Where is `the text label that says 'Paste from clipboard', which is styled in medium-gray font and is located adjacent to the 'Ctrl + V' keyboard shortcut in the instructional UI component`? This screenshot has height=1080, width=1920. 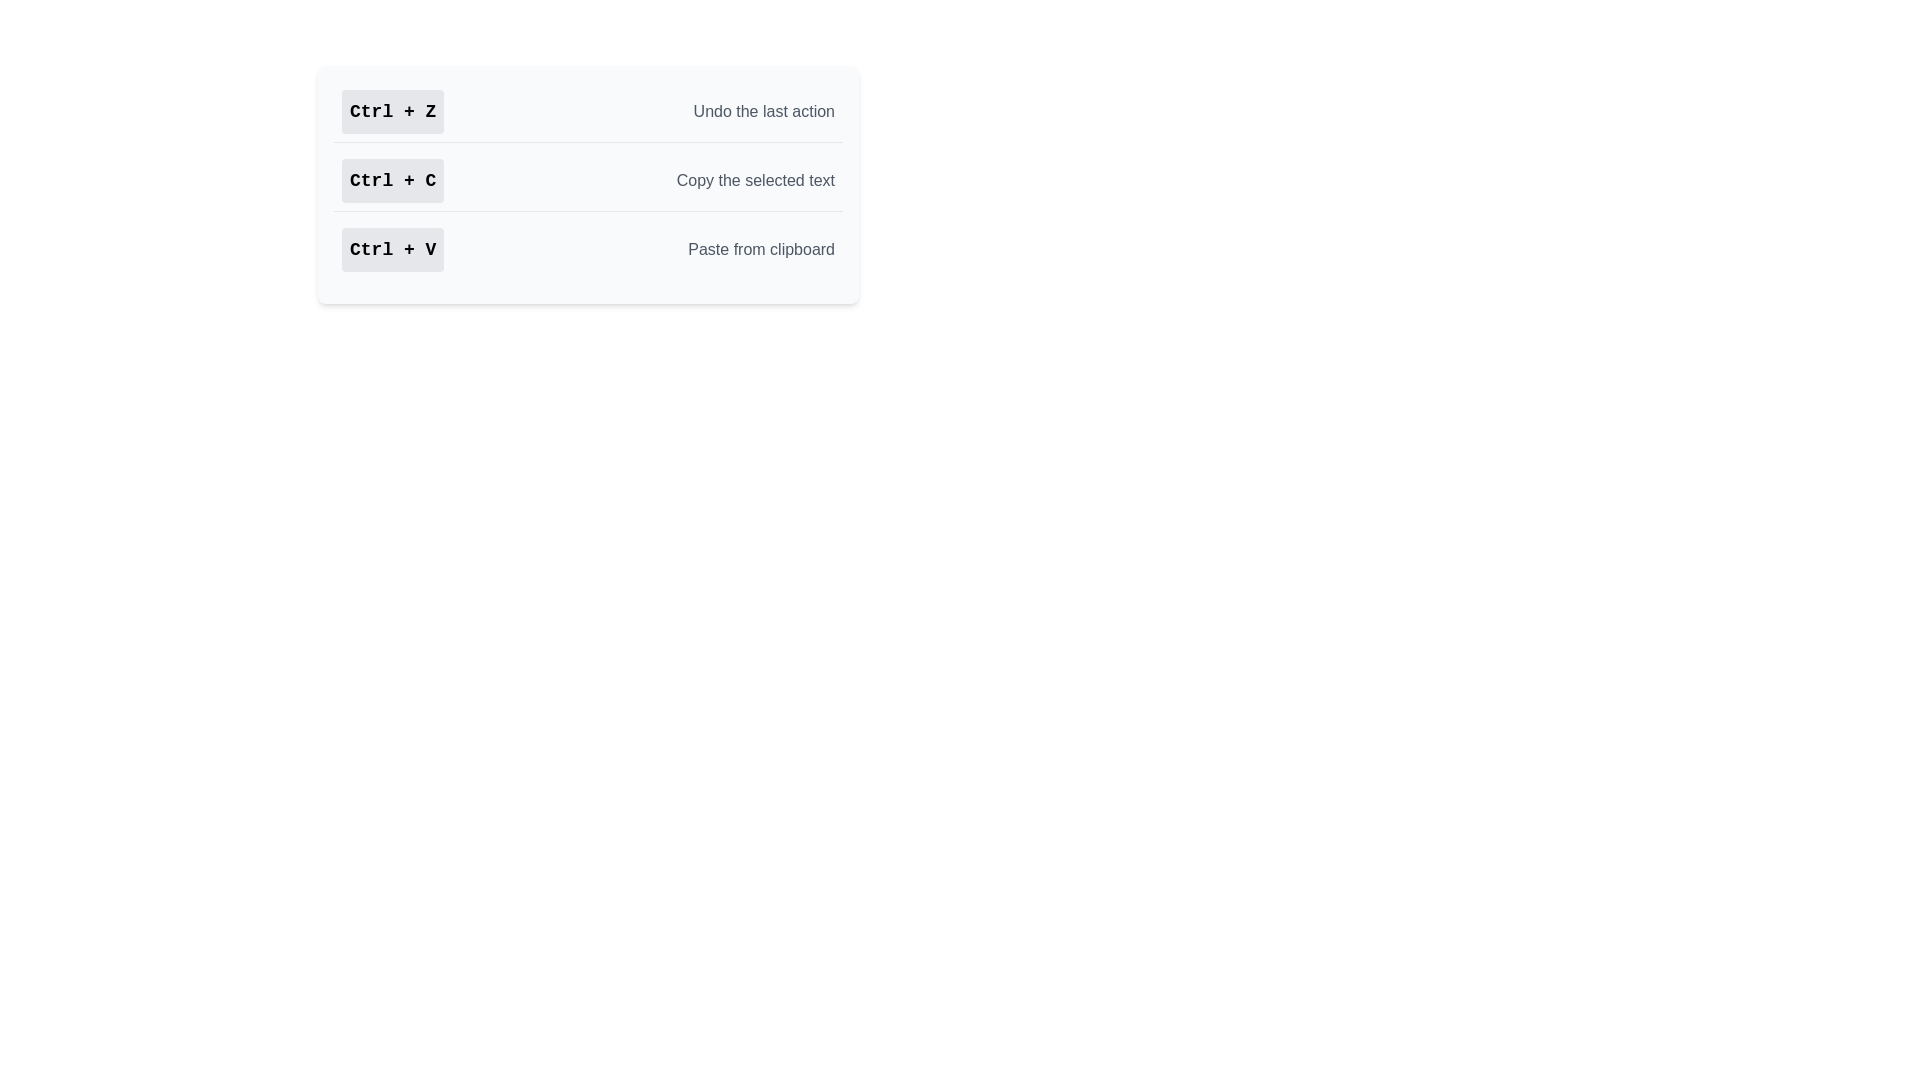 the text label that says 'Paste from clipboard', which is styled in medium-gray font and is located adjacent to the 'Ctrl + V' keyboard shortcut in the instructional UI component is located at coordinates (760, 249).